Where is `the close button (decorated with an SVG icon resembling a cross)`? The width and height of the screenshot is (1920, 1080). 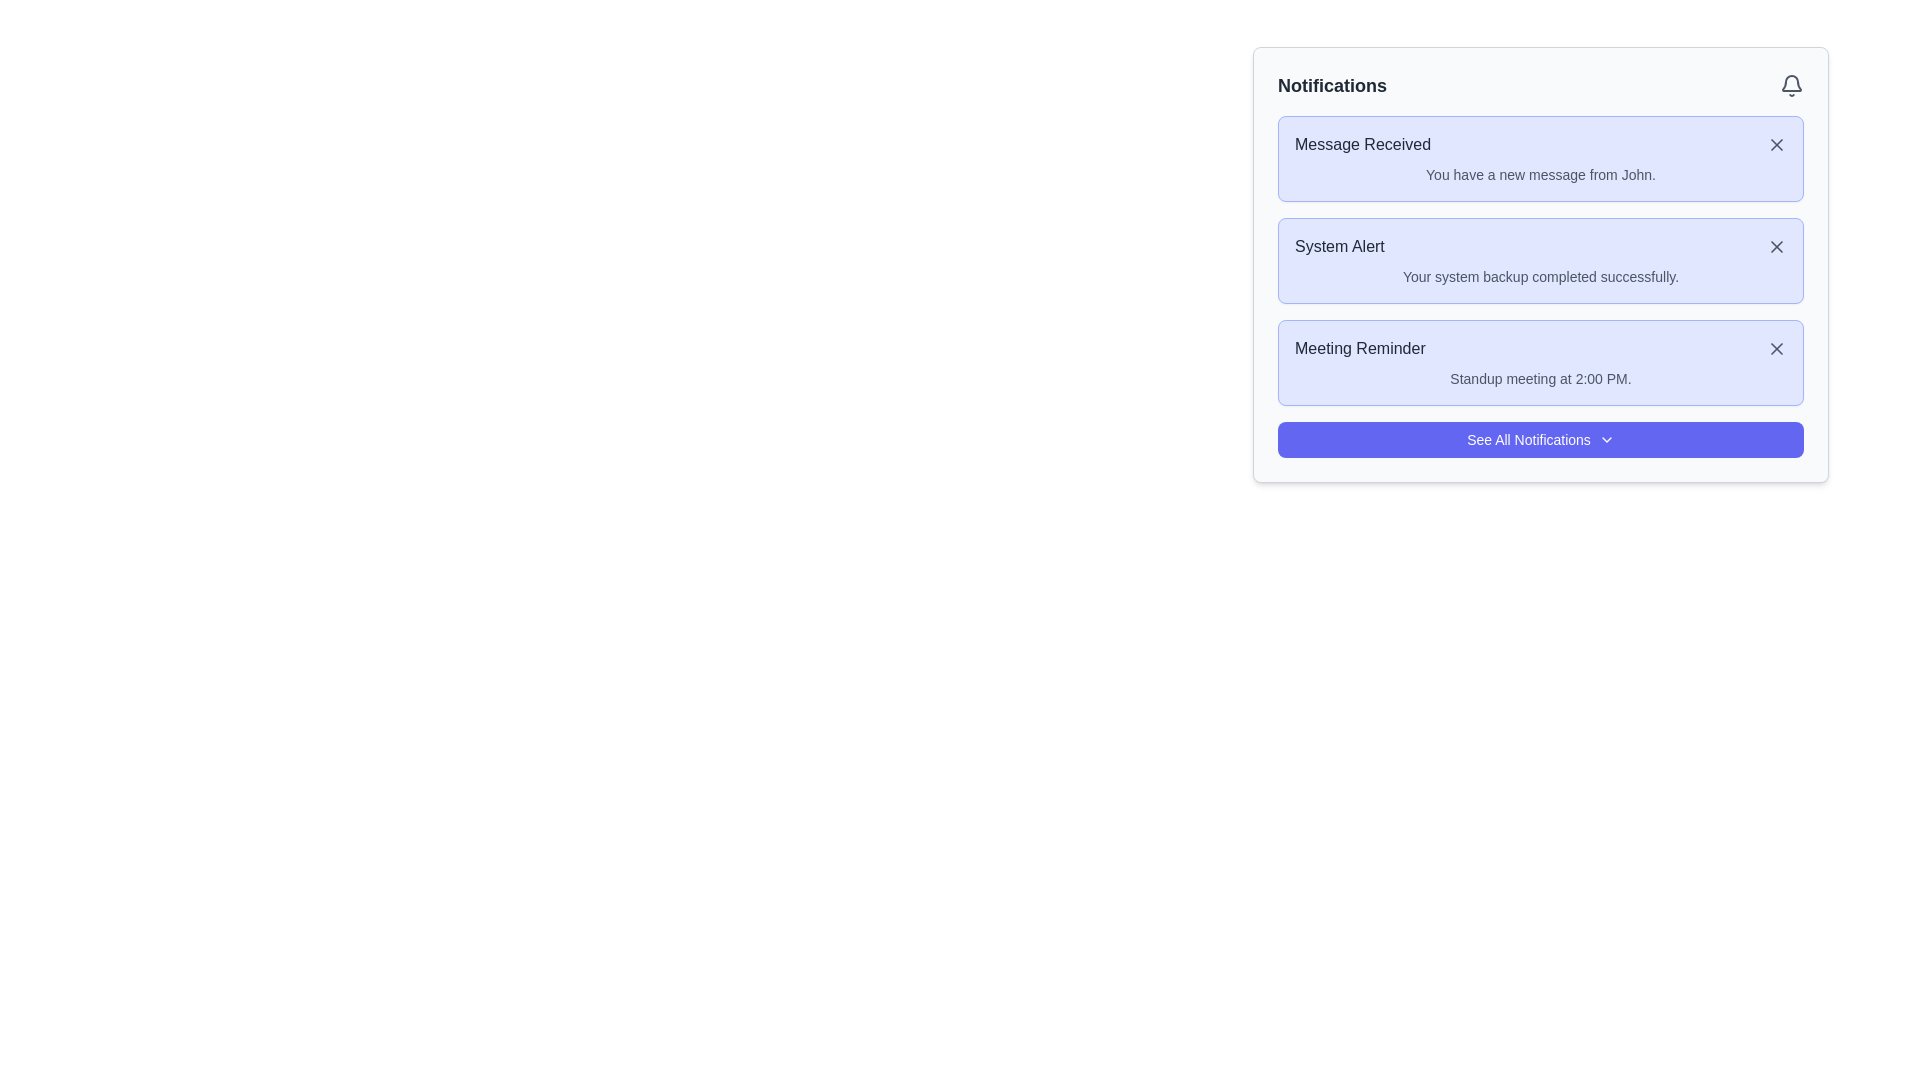
the close button (decorated with an SVG icon resembling a cross) is located at coordinates (1776, 245).